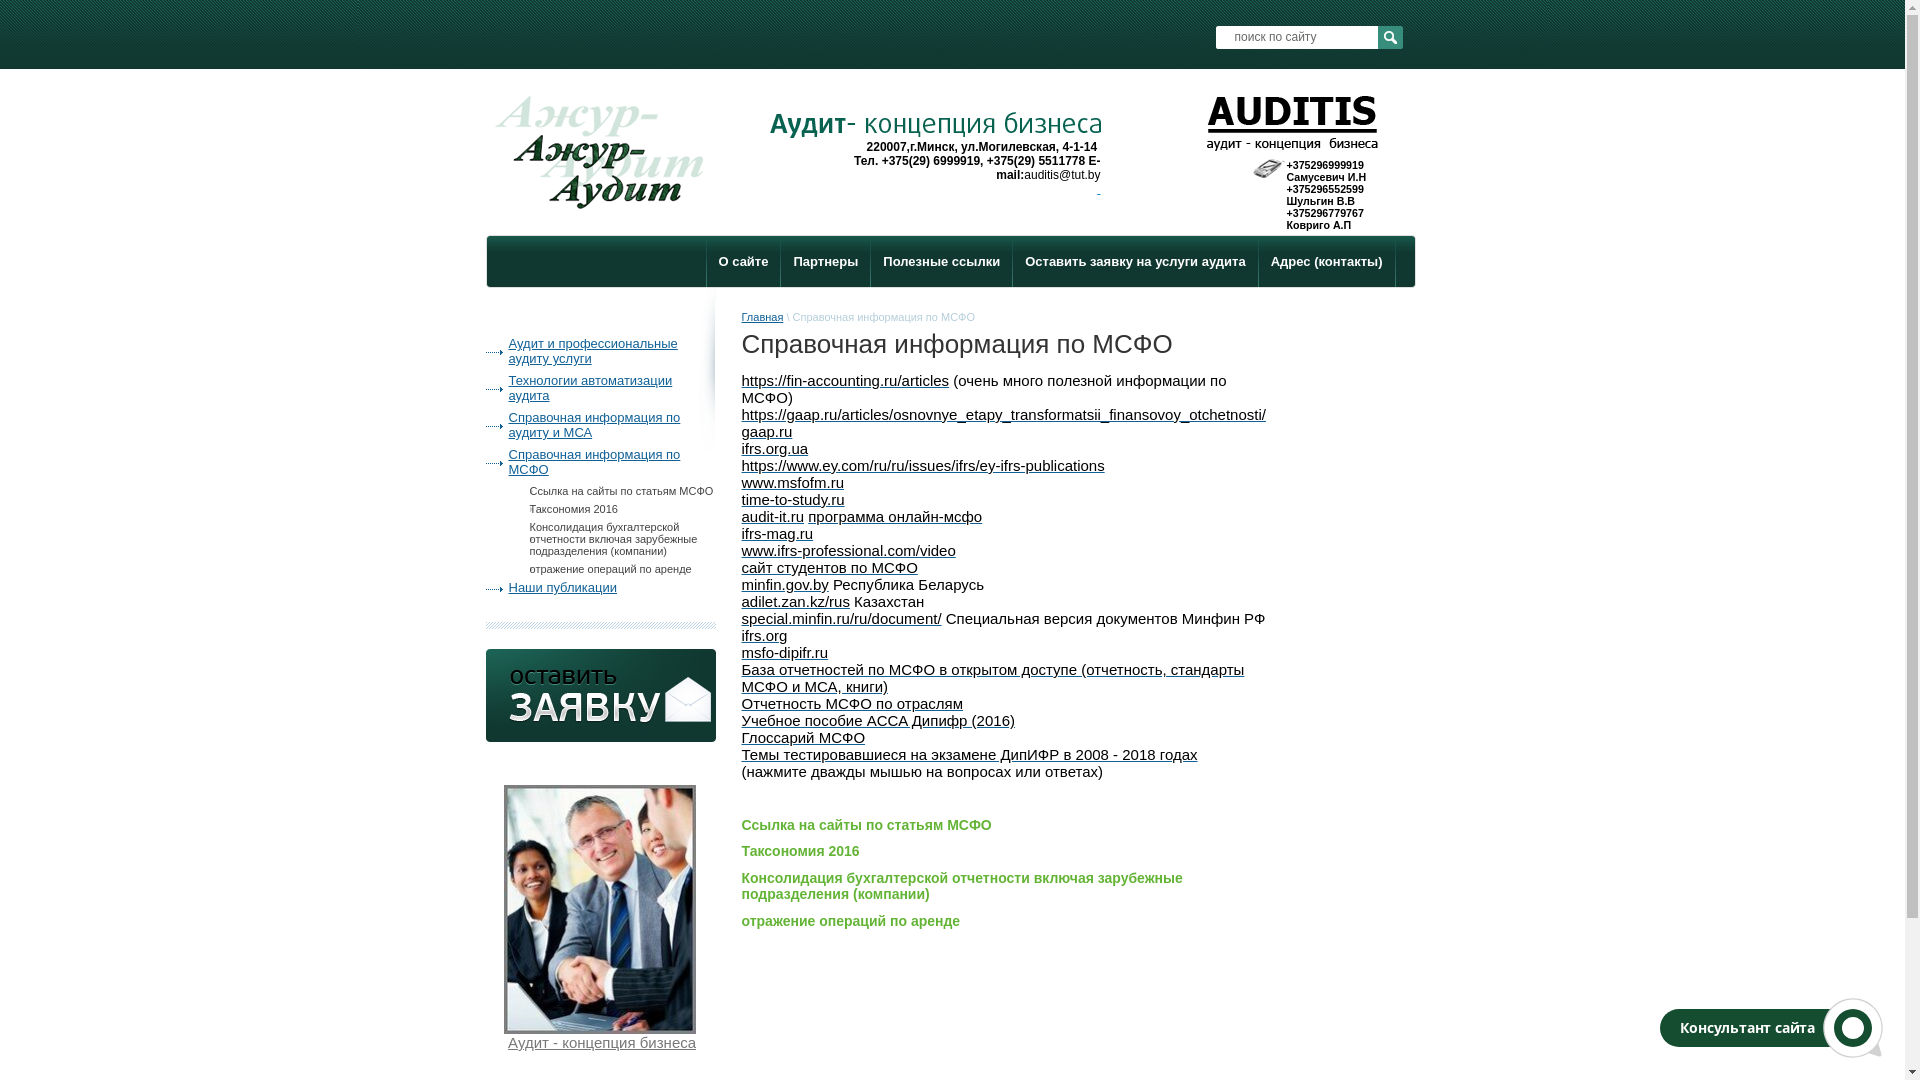 Image resolution: width=1920 pixels, height=1080 pixels. What do you see at coordinates (1097, 189) in the screenshot?
I see `' '` at bounding box center [1097, 189].